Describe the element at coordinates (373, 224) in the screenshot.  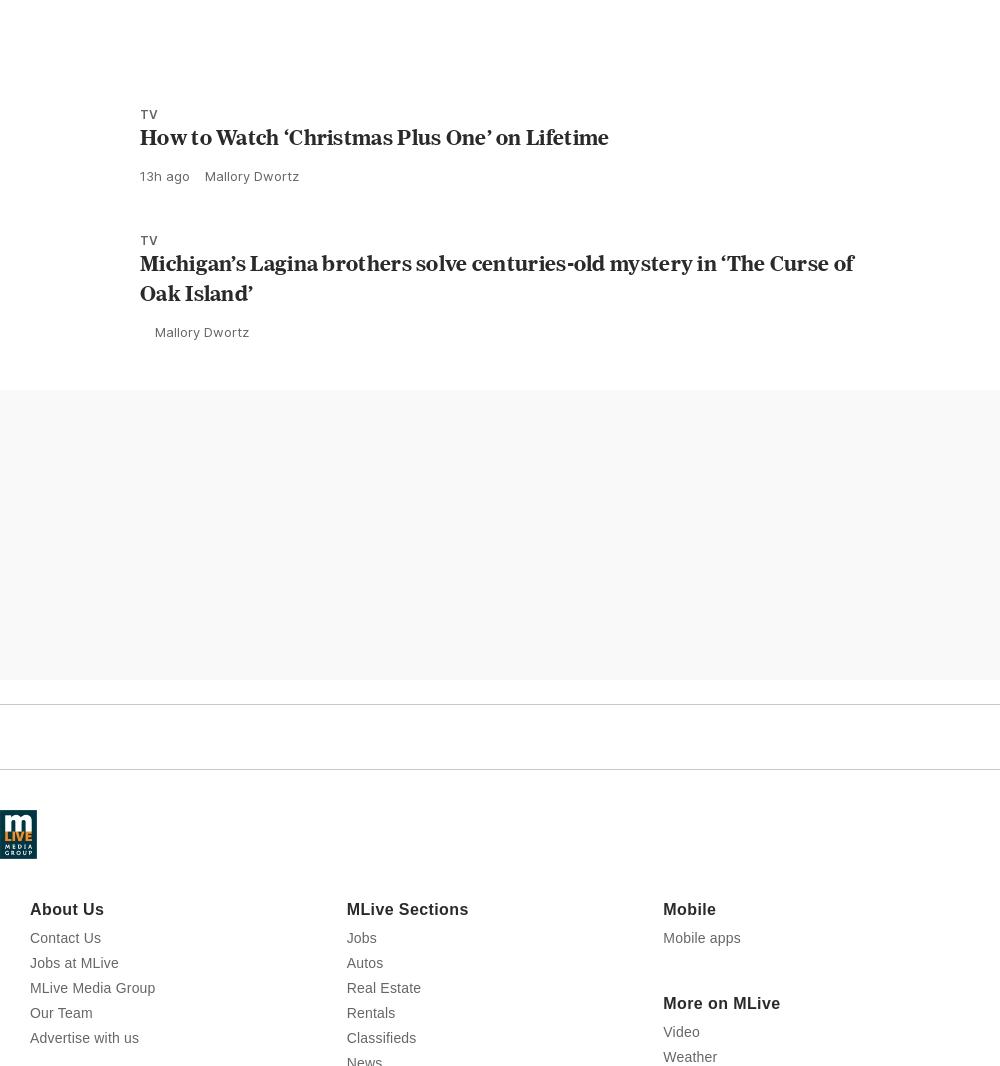
I see `'How to Watch ‘Christmas Plus One’ on Lifetime'` at that location.